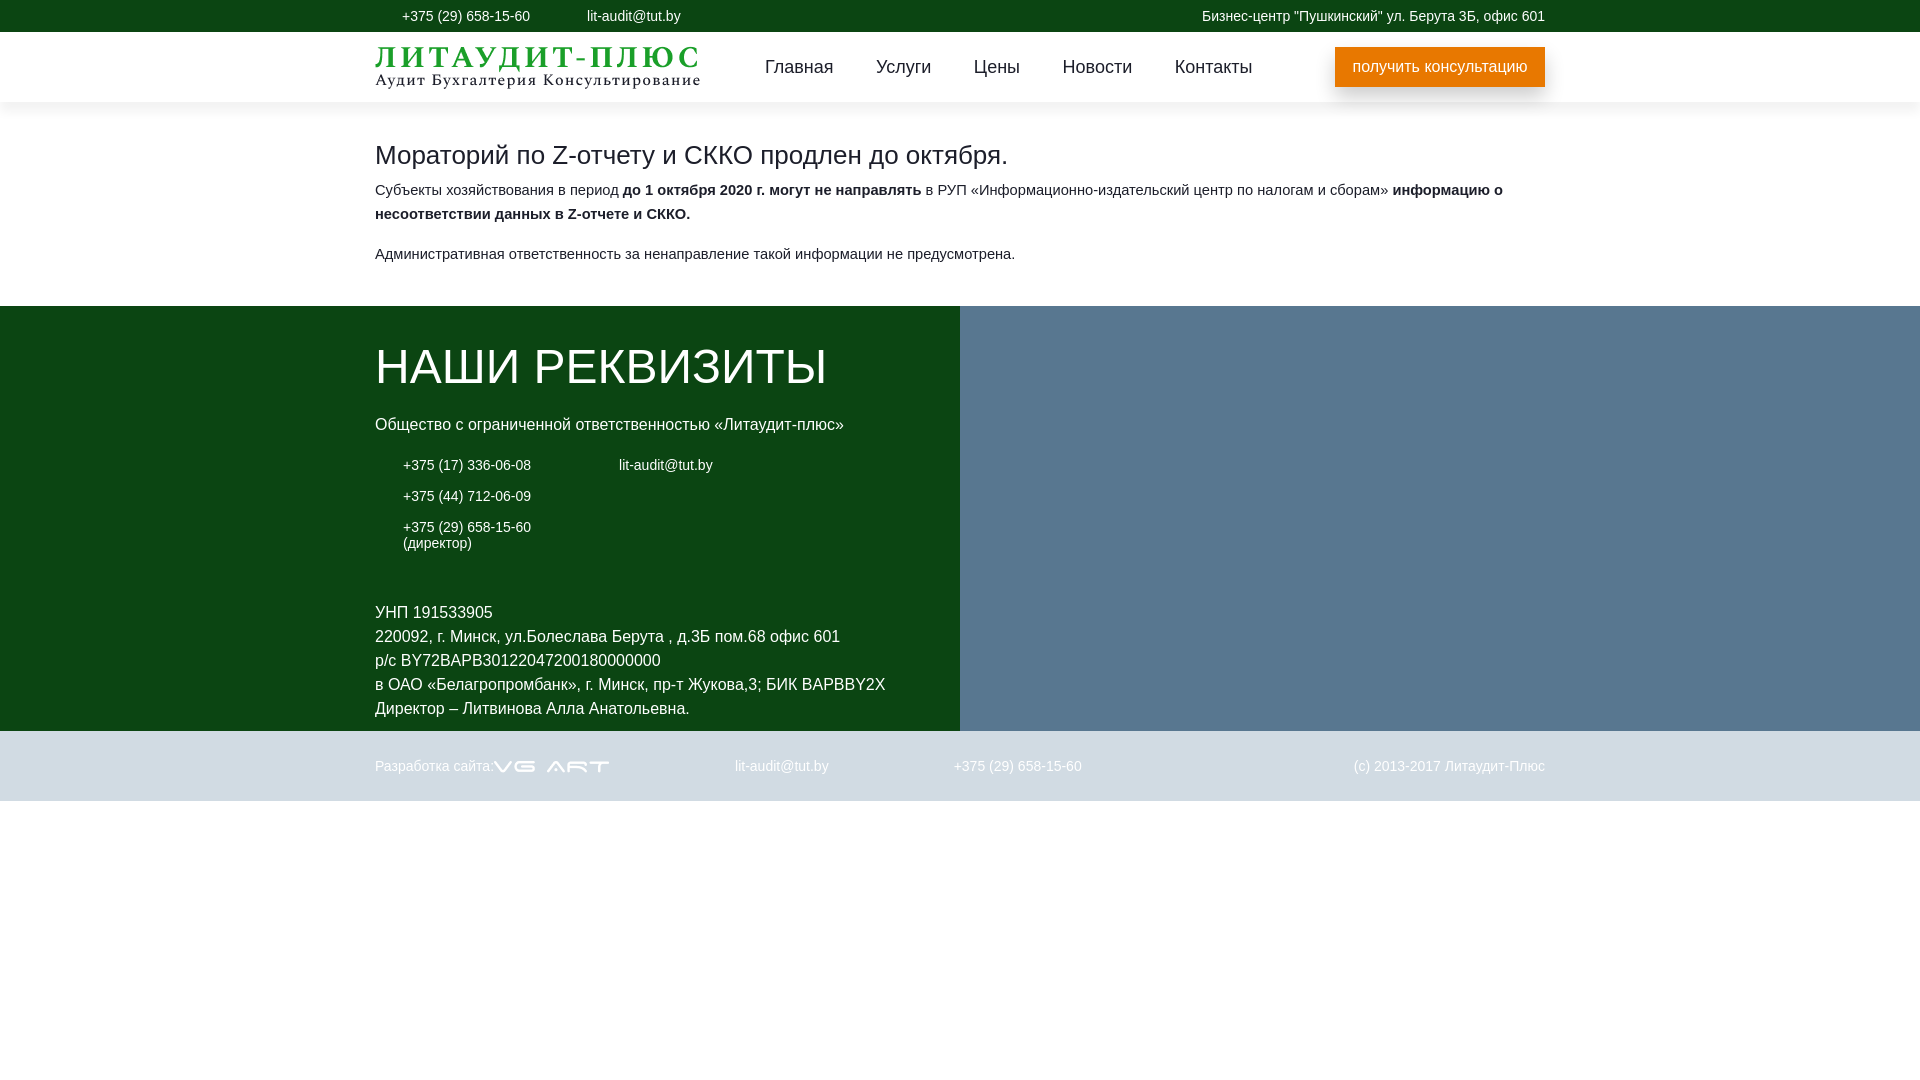  Describe the element at coordinates (465, 465) in the screenshot. I see `'+375 (17) 336-06-08'` at that location.